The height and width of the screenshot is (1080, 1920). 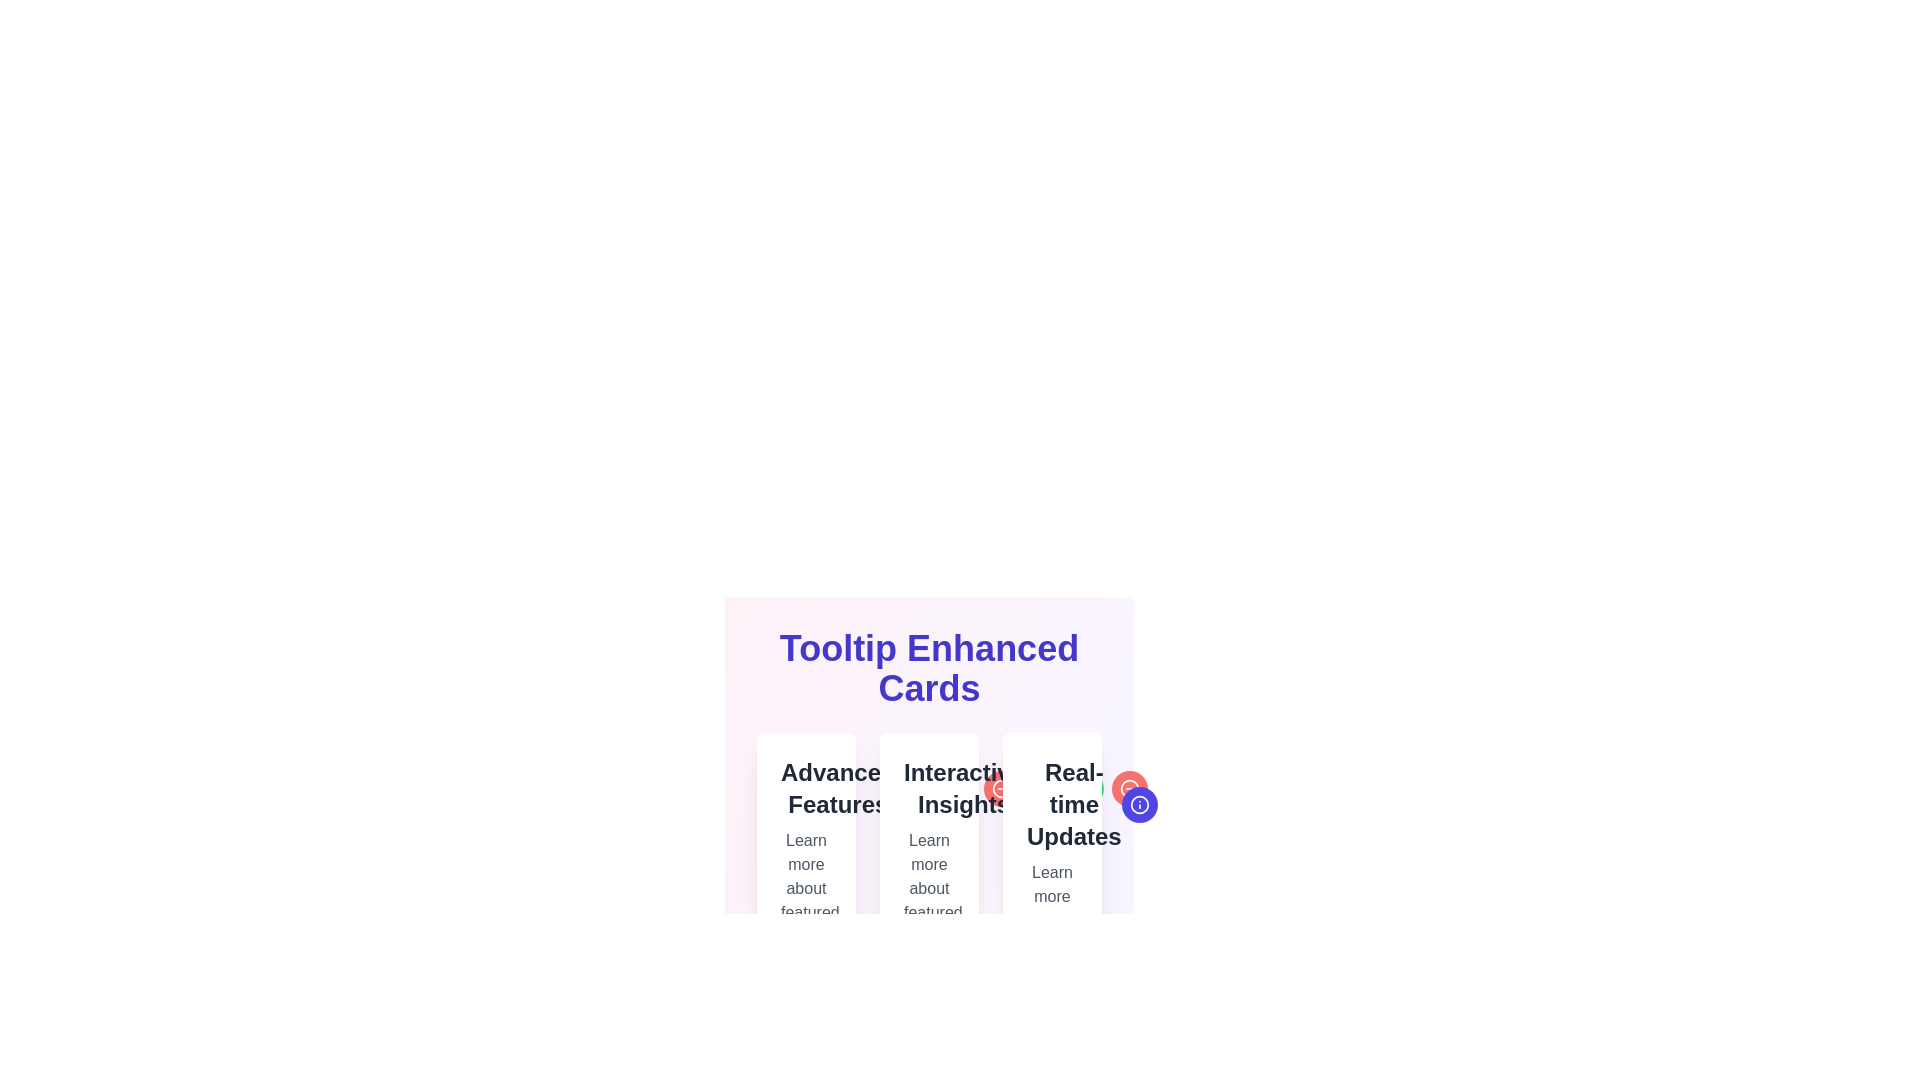 I want to click on the remove button located at the top-right of the 'Interactive Insights' card under 'Tooltip Enhanced Cards', so click(x=1001, y=788).